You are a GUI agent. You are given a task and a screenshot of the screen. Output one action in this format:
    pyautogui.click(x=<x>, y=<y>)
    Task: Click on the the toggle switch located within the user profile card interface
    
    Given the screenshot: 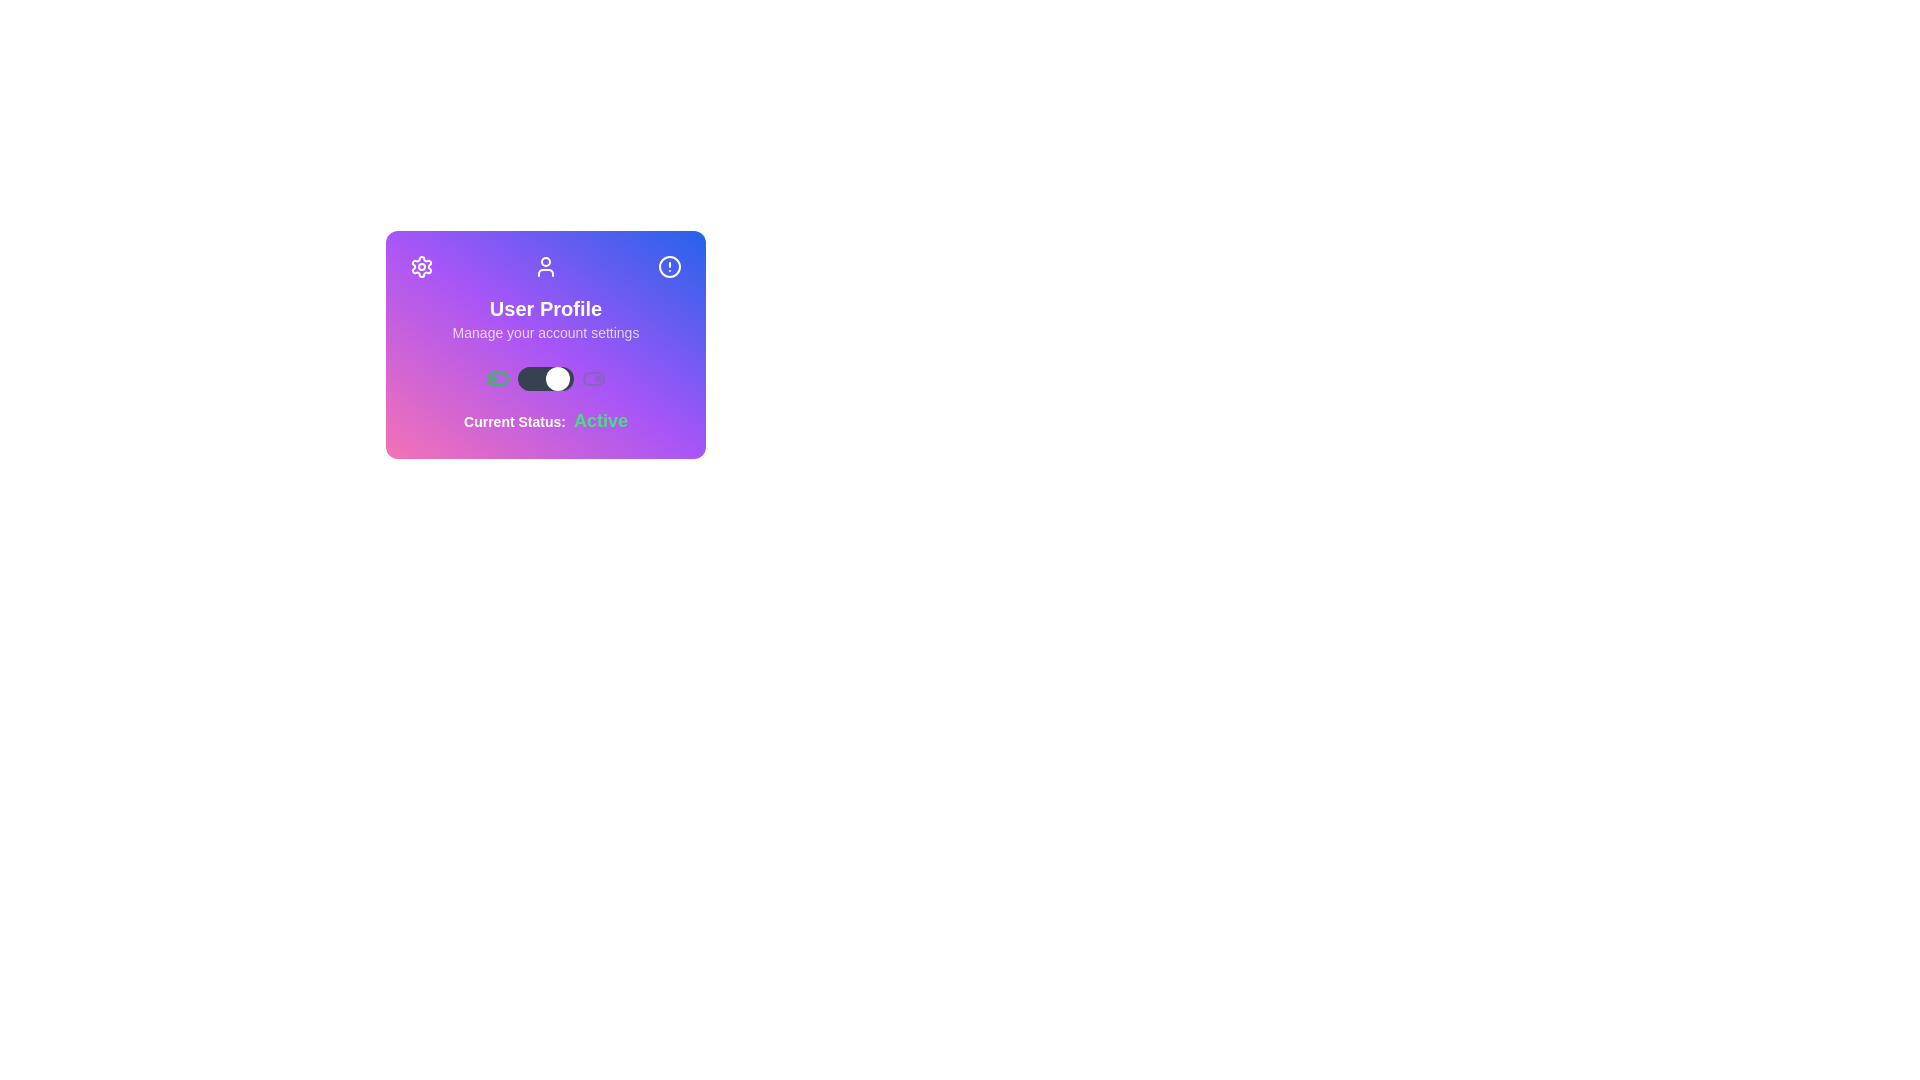 What is the action you would take?
    pyautogui.click(x=546, y=378)
    